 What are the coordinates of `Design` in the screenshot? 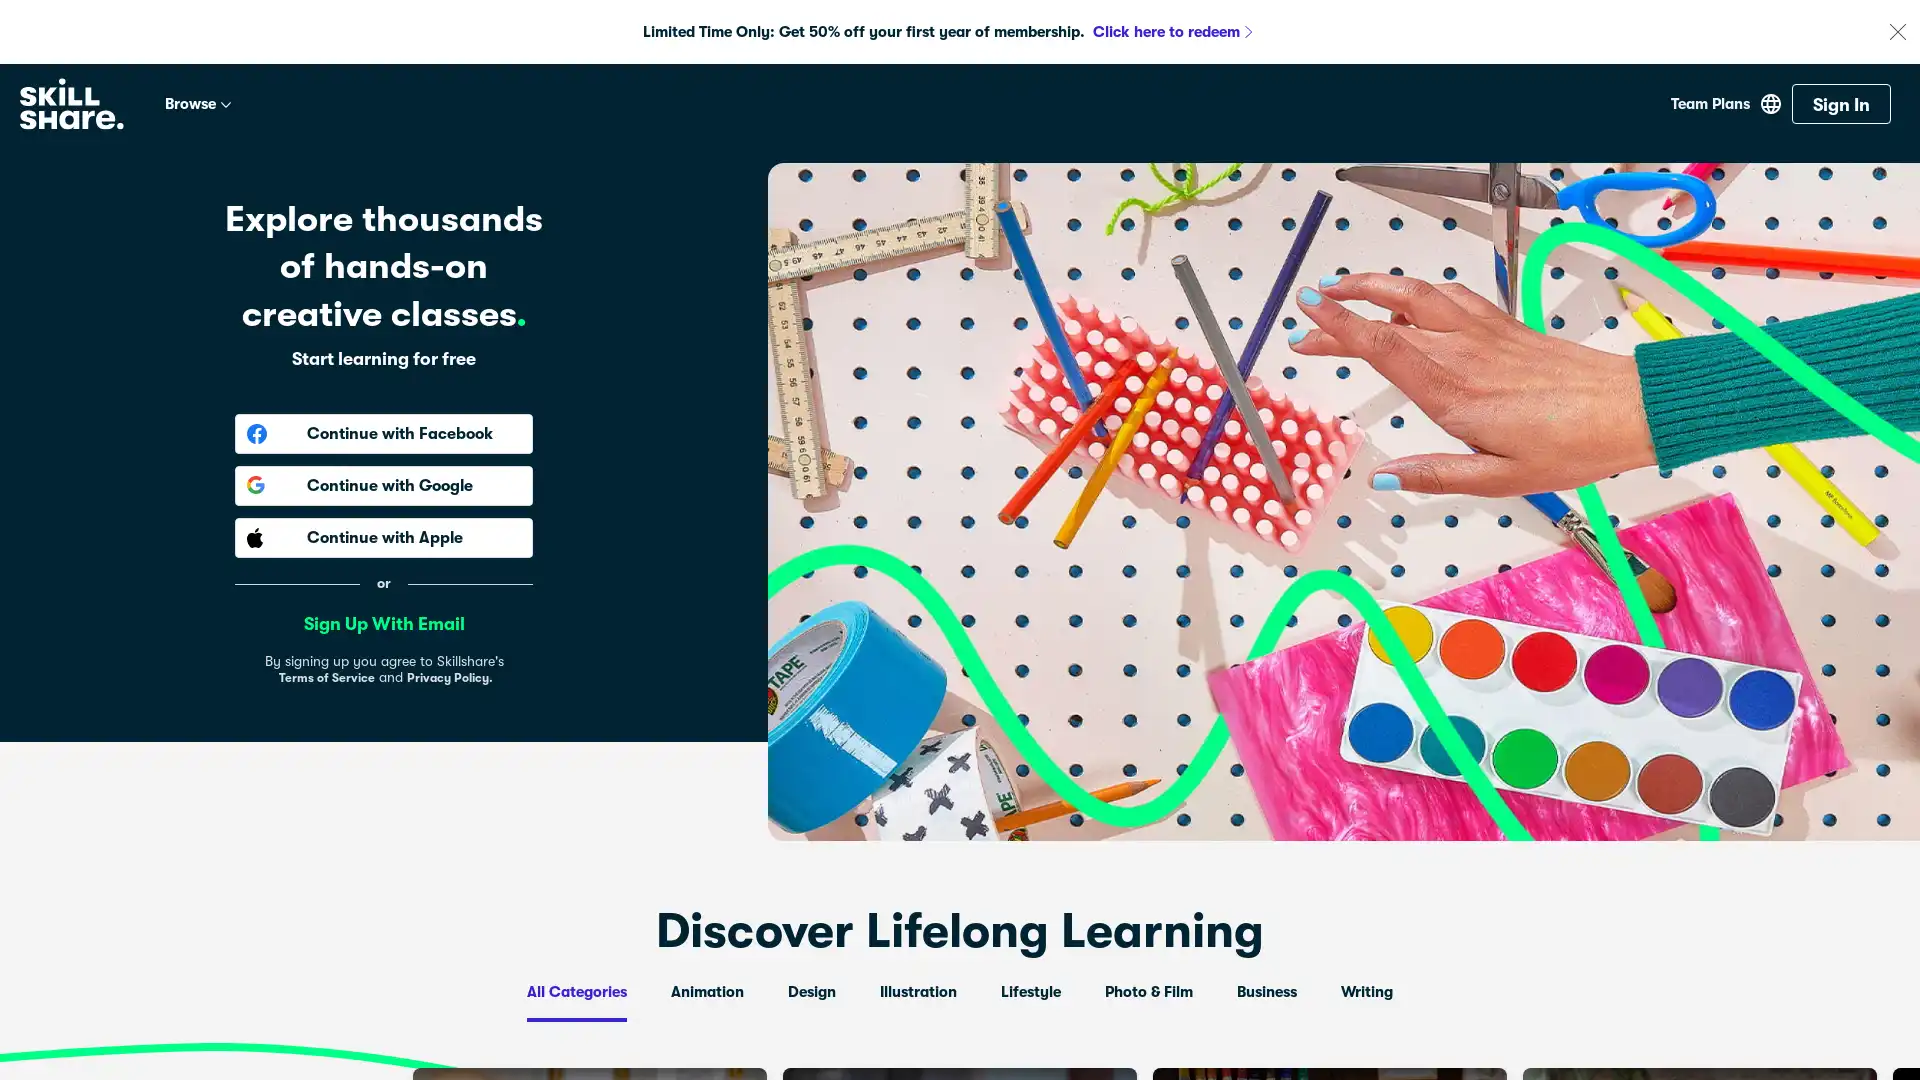 It's located at (811, 998).